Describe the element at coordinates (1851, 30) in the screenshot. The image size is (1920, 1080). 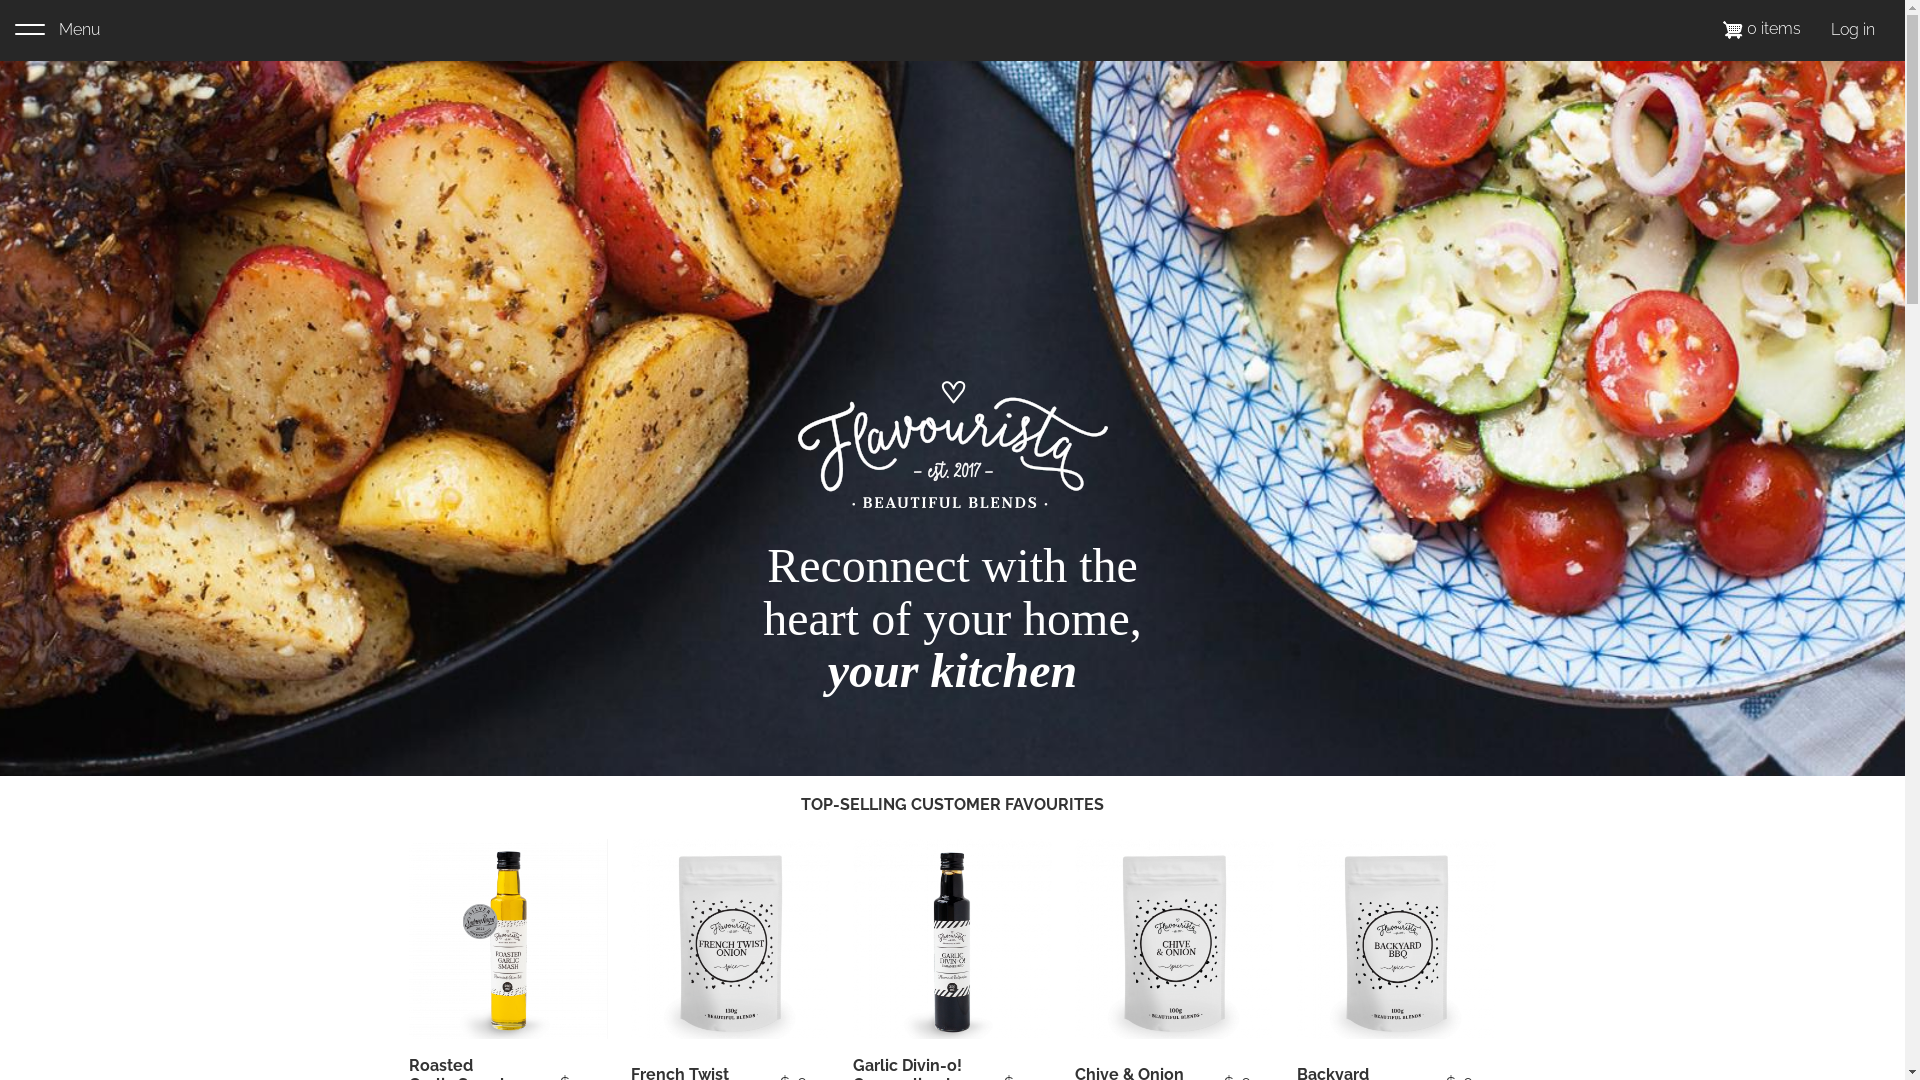
I see `'Log in'` at that location.